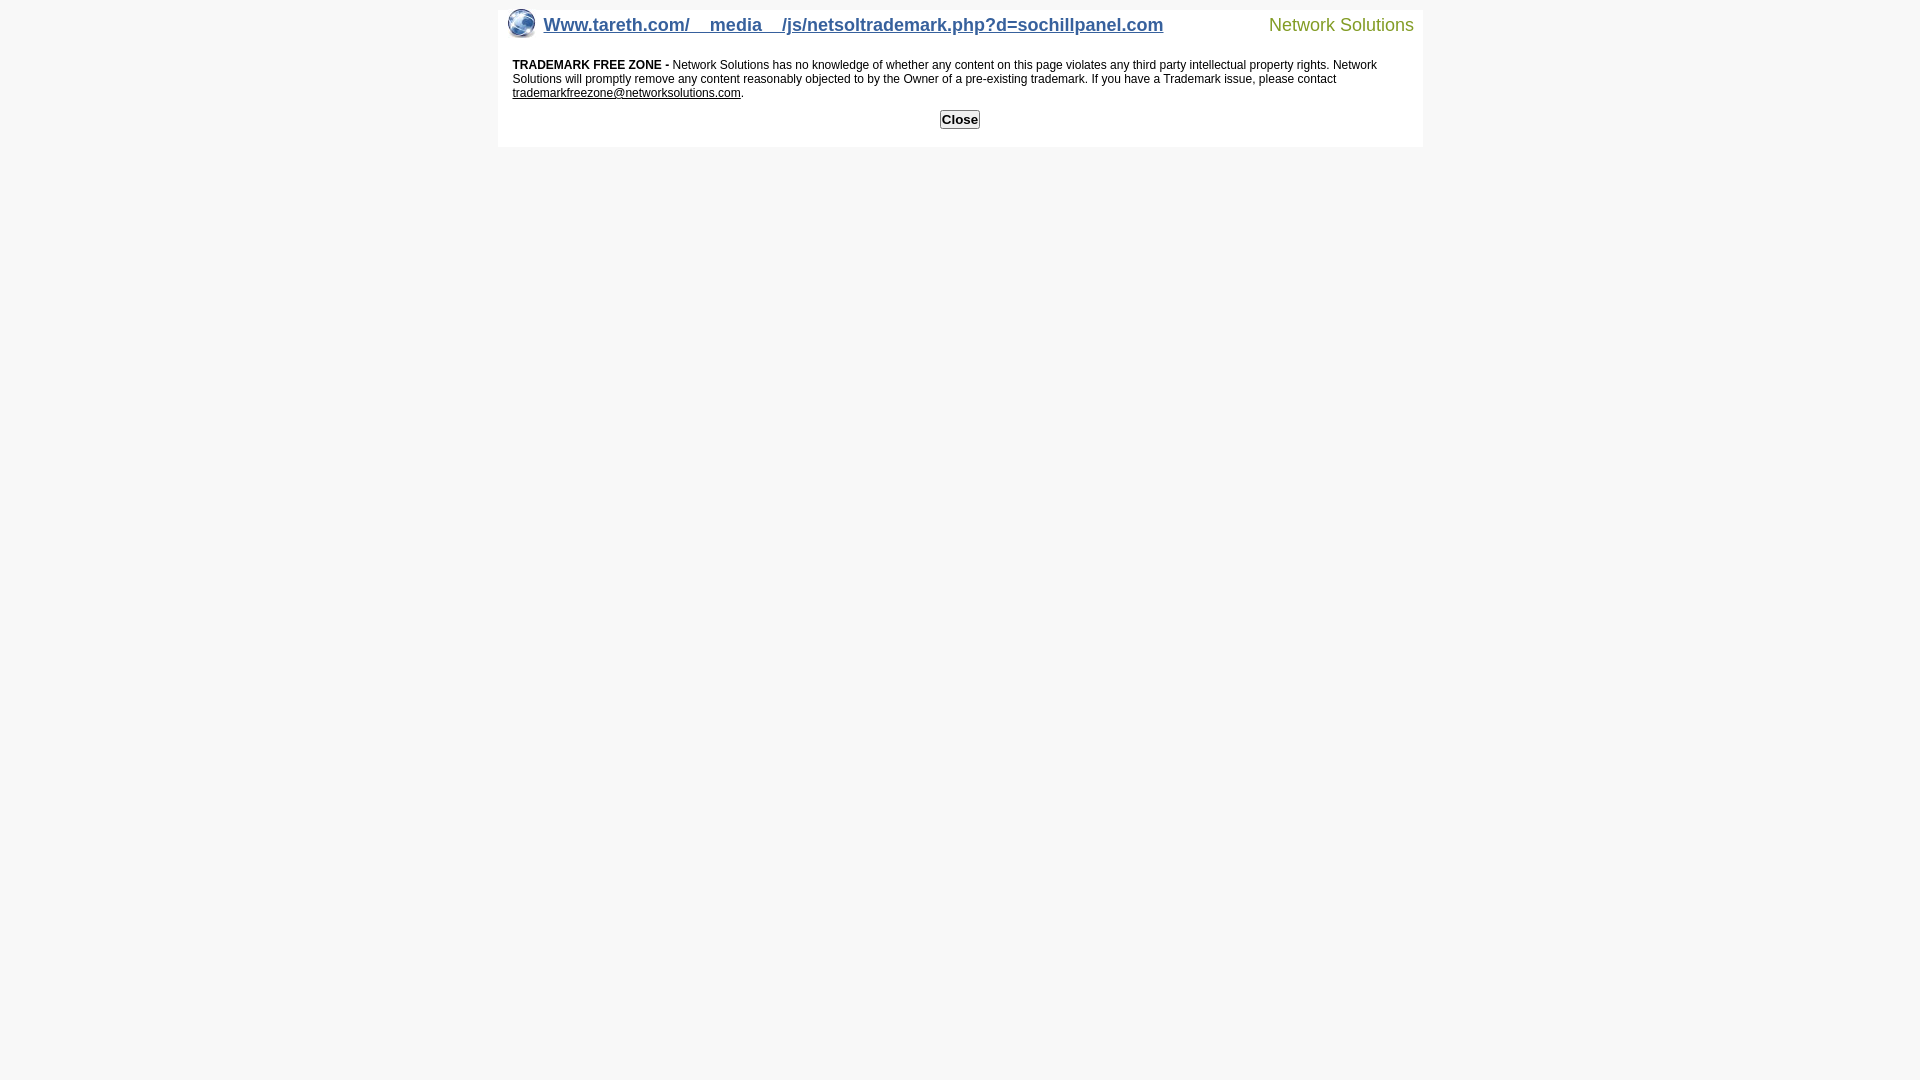 This screenshot has width=1920, height=1080. Describe the element at coordinates (624, 92) in the screenshot. I see `'trademarkfreezone@networksolutions.com'` at that location.